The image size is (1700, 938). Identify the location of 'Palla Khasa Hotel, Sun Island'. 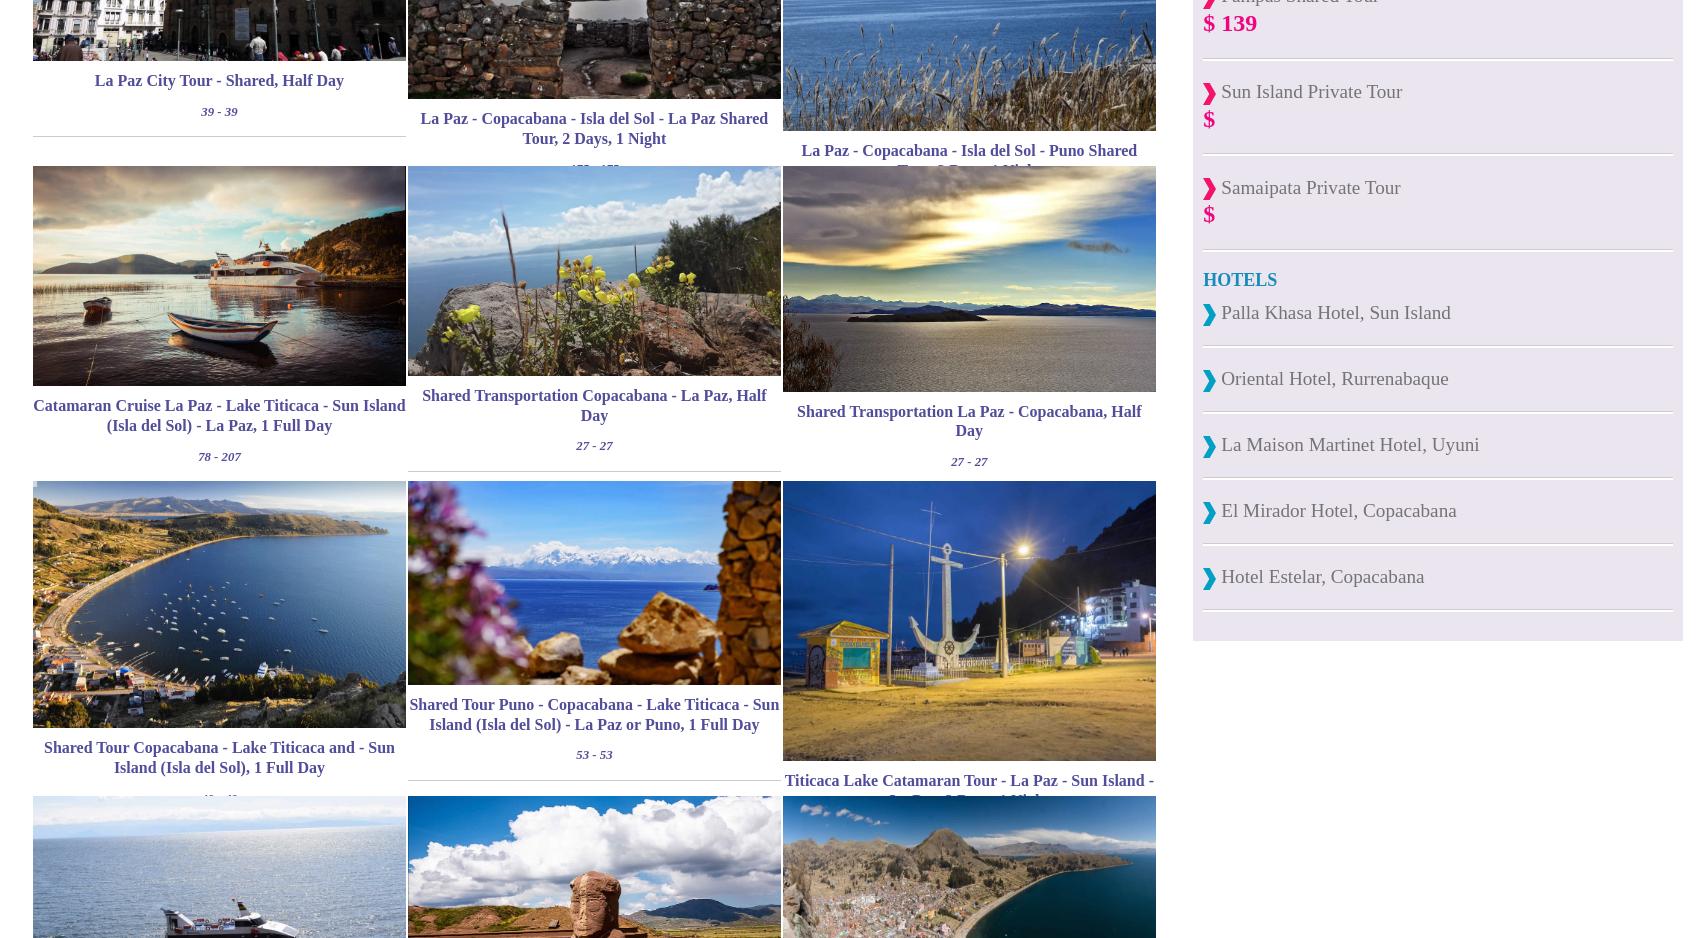
(1332, 311).